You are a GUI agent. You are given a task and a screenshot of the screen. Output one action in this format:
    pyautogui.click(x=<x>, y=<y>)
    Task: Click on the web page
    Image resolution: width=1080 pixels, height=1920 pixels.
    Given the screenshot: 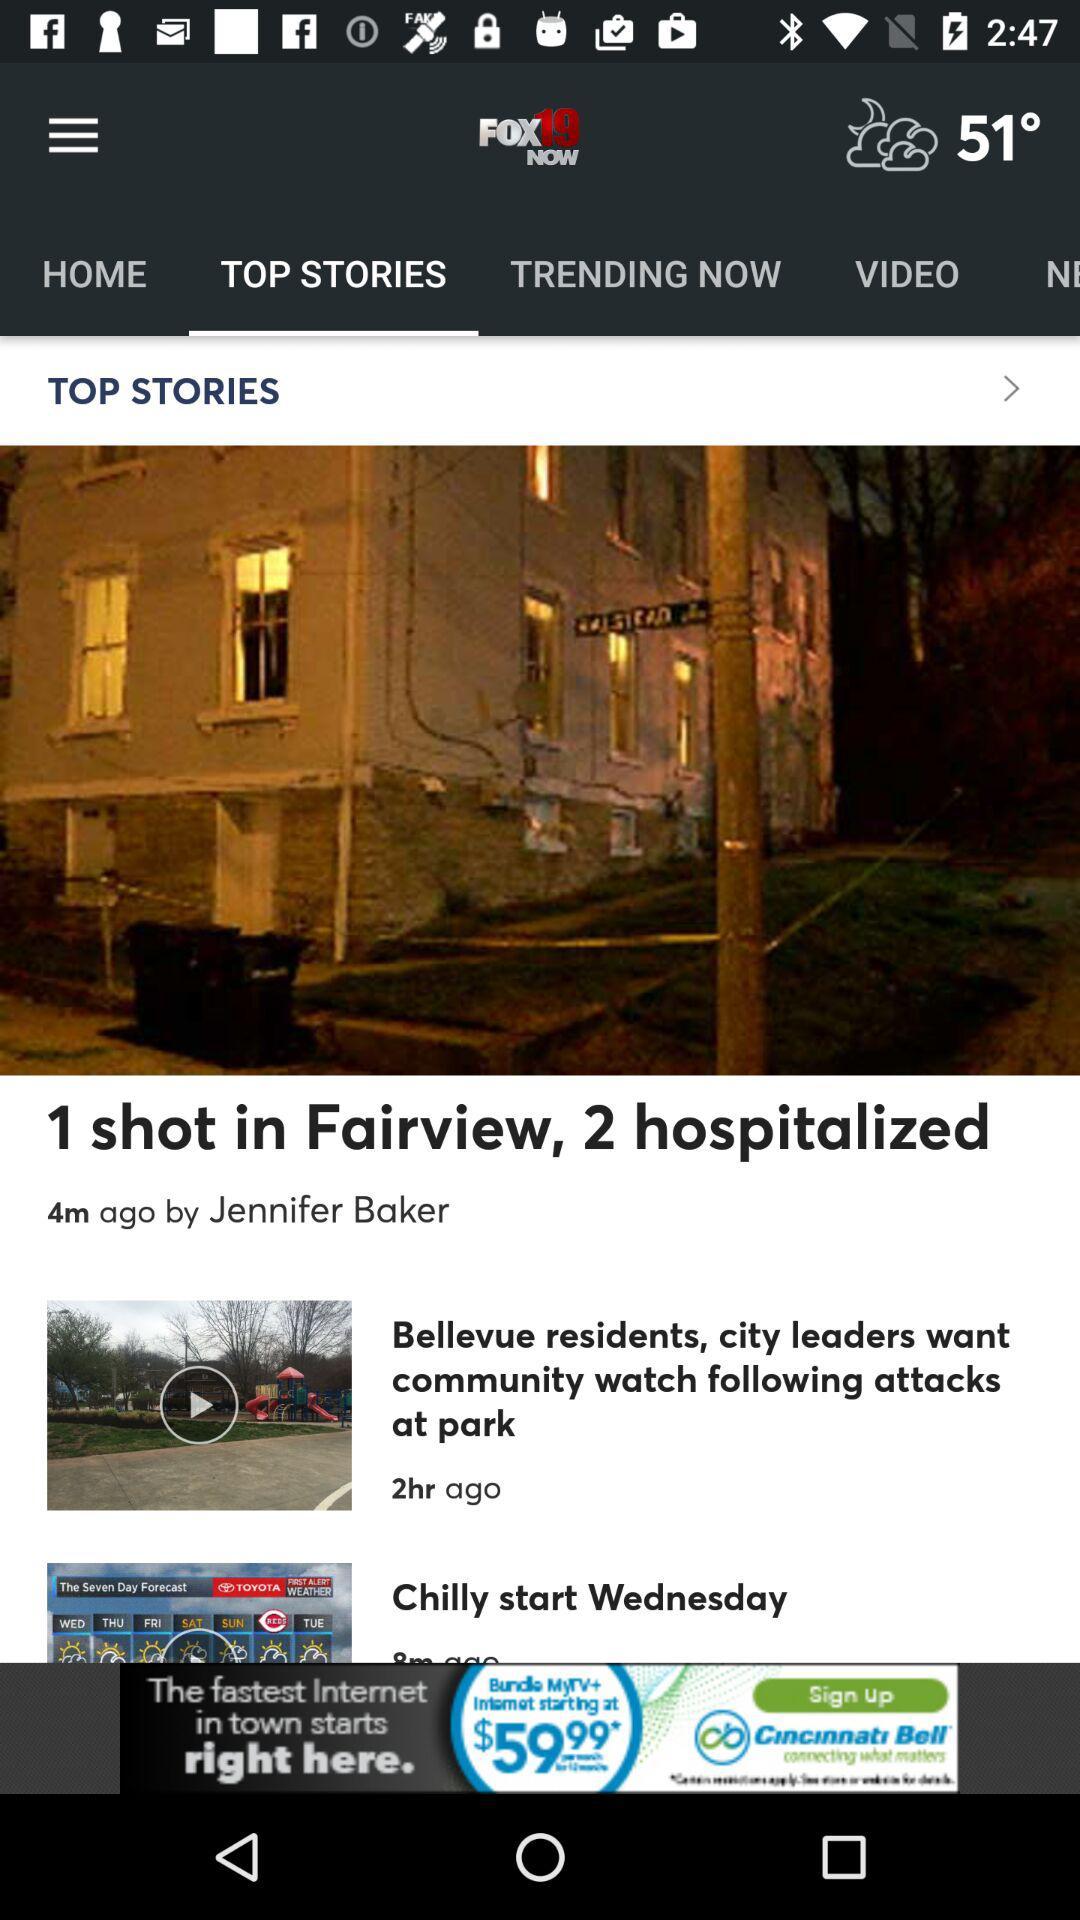 What is the action you would take?
    pyautogui.click(x=540, y=1727)
    